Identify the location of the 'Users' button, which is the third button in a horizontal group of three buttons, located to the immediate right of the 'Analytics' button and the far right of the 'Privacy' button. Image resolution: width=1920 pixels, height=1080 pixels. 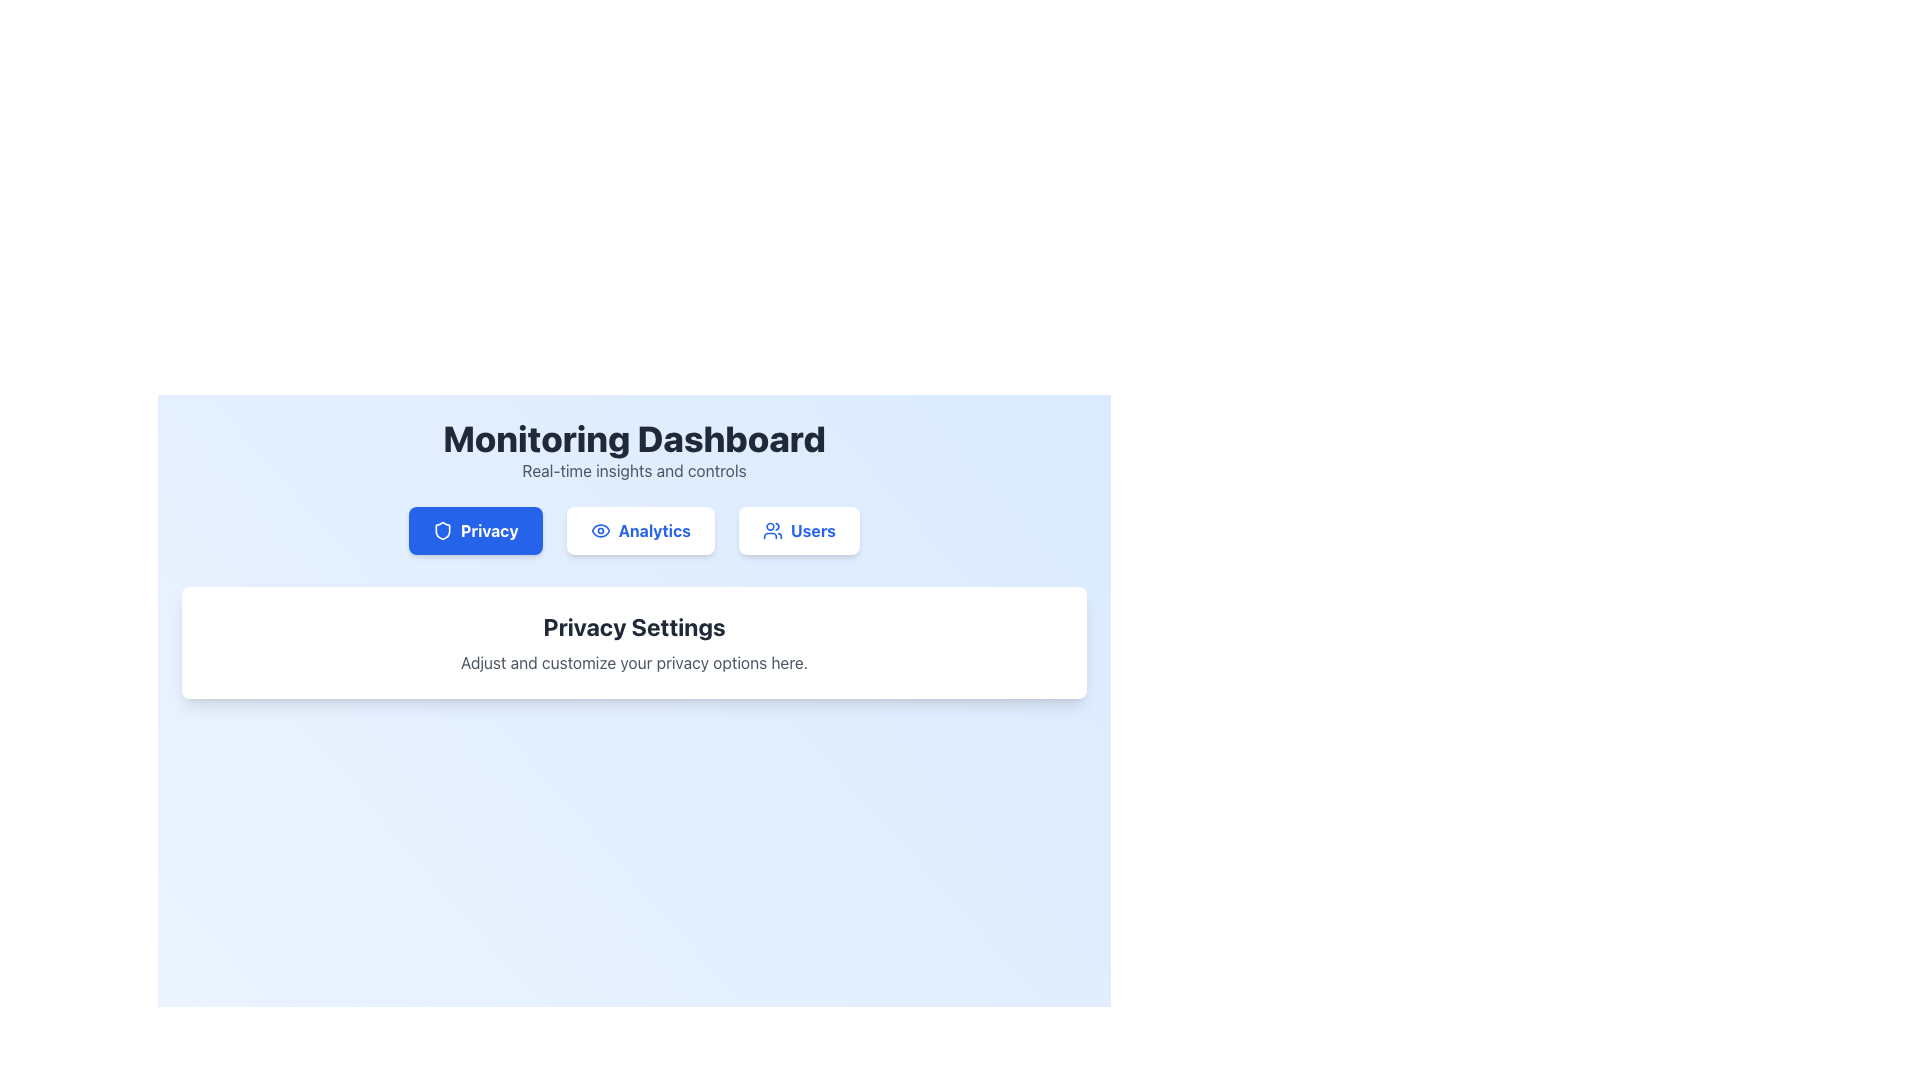
(798, 530).